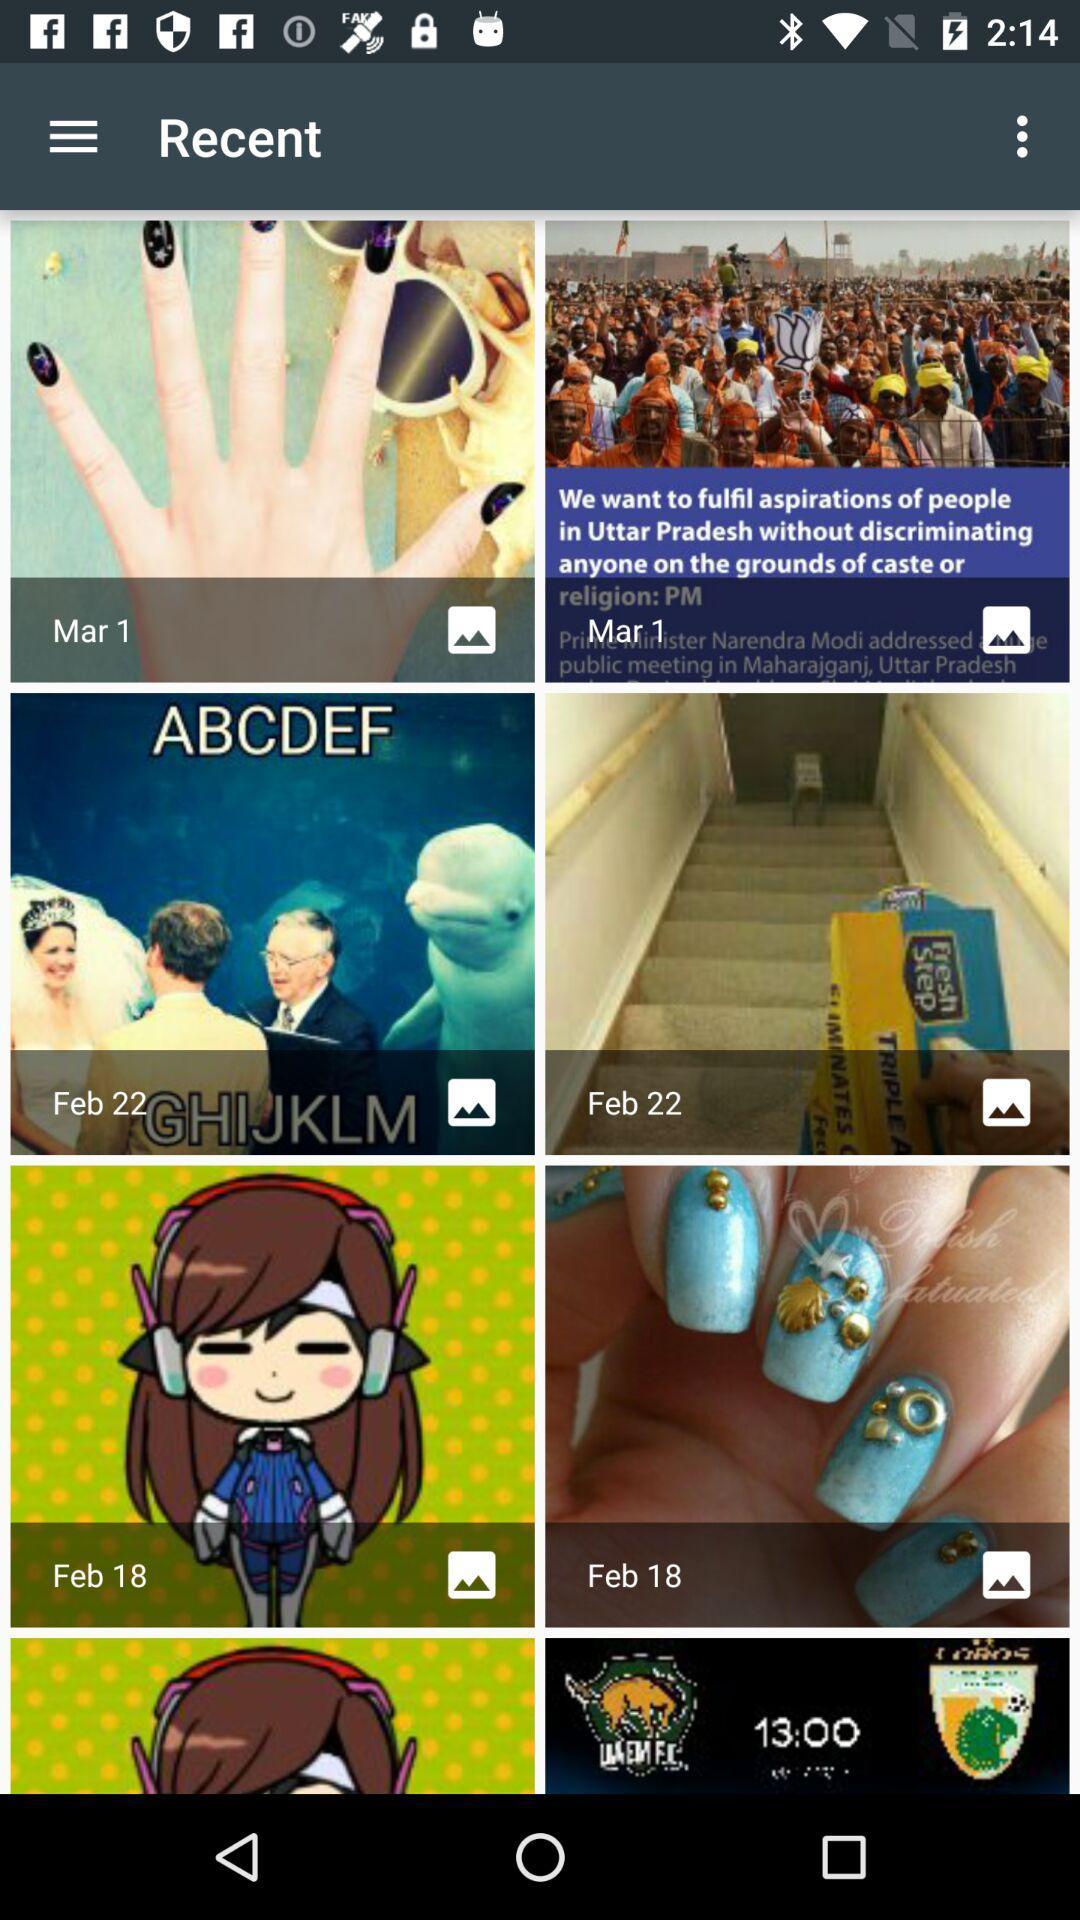 The image size is (1080, 1920). What do you see at coordinates (1027, 135) in the screenshot?
I see `the app to the right of the recent item` at bounding box center [1027, 135].